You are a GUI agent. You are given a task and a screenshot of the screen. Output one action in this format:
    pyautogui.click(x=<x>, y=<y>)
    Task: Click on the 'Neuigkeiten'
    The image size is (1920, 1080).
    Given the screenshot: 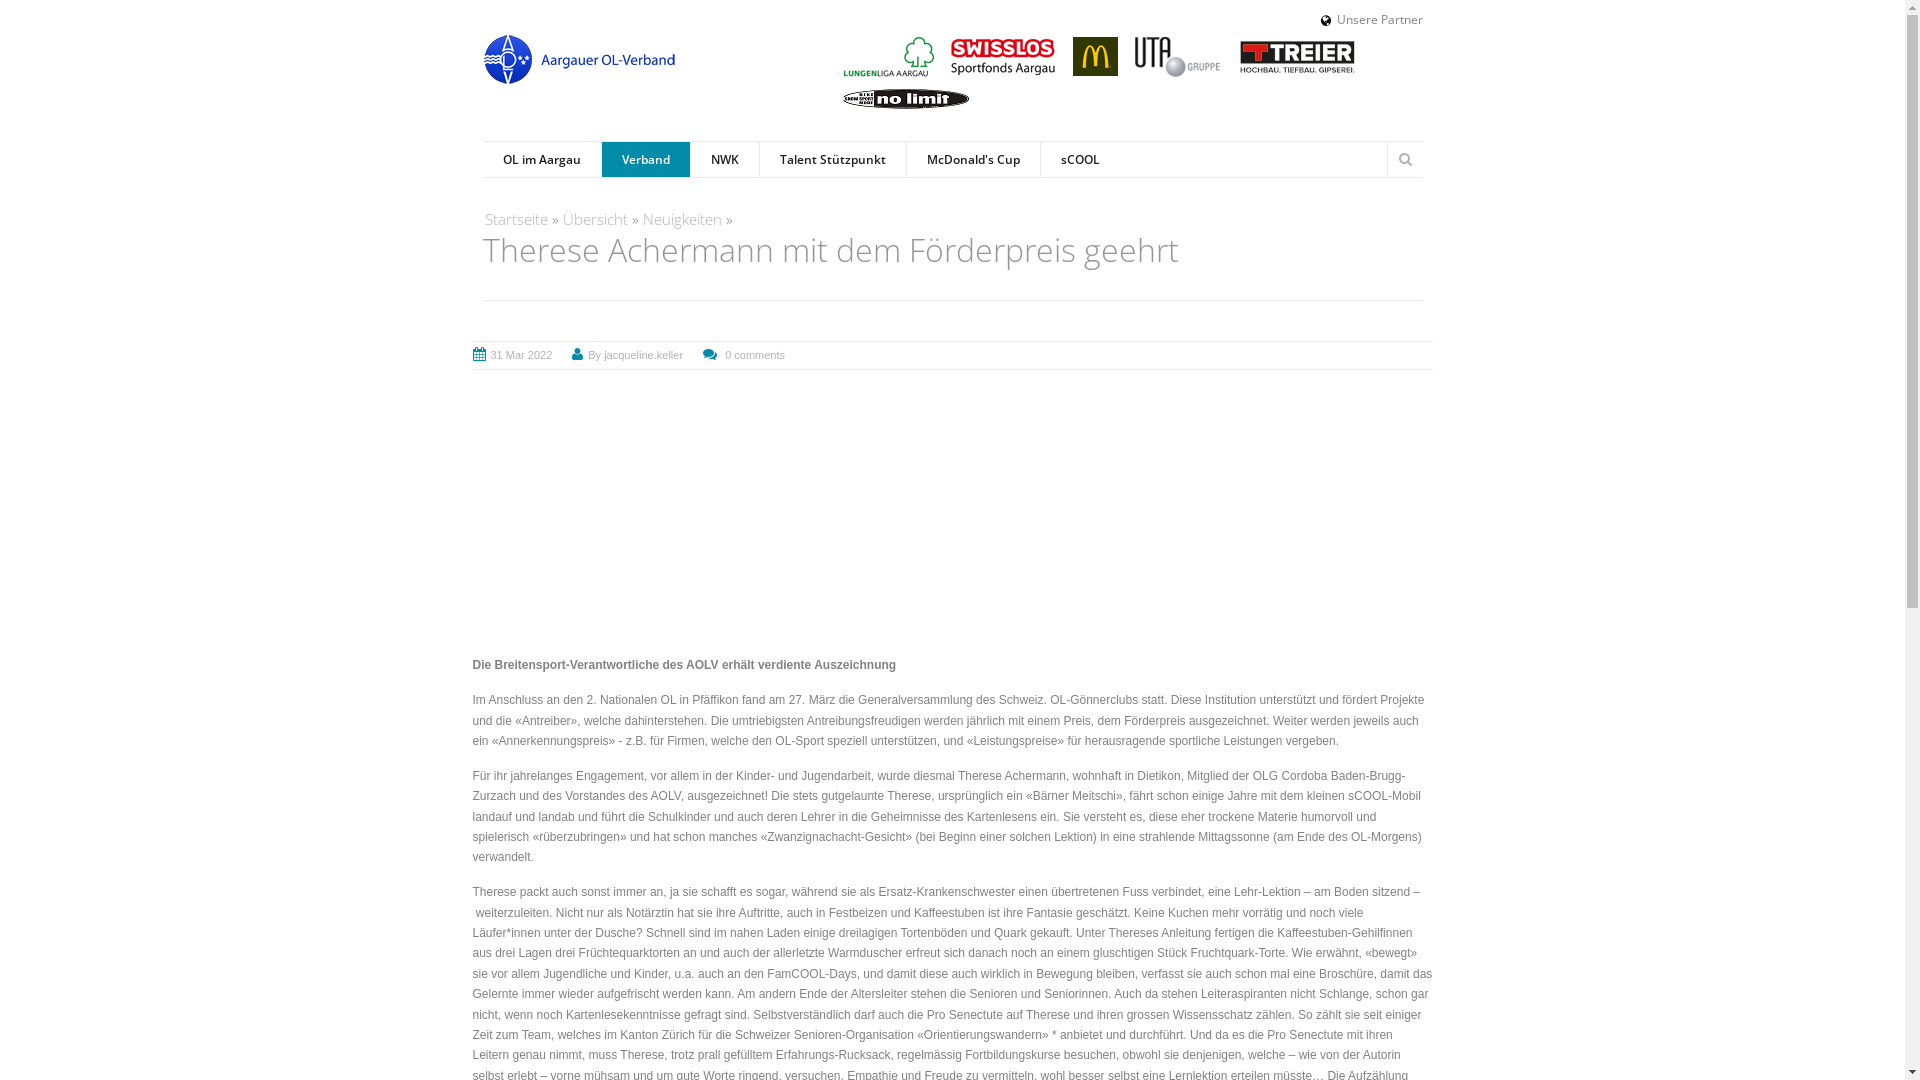 What is the action you would take?
    pyautogui.click(x=681, y=219)
    